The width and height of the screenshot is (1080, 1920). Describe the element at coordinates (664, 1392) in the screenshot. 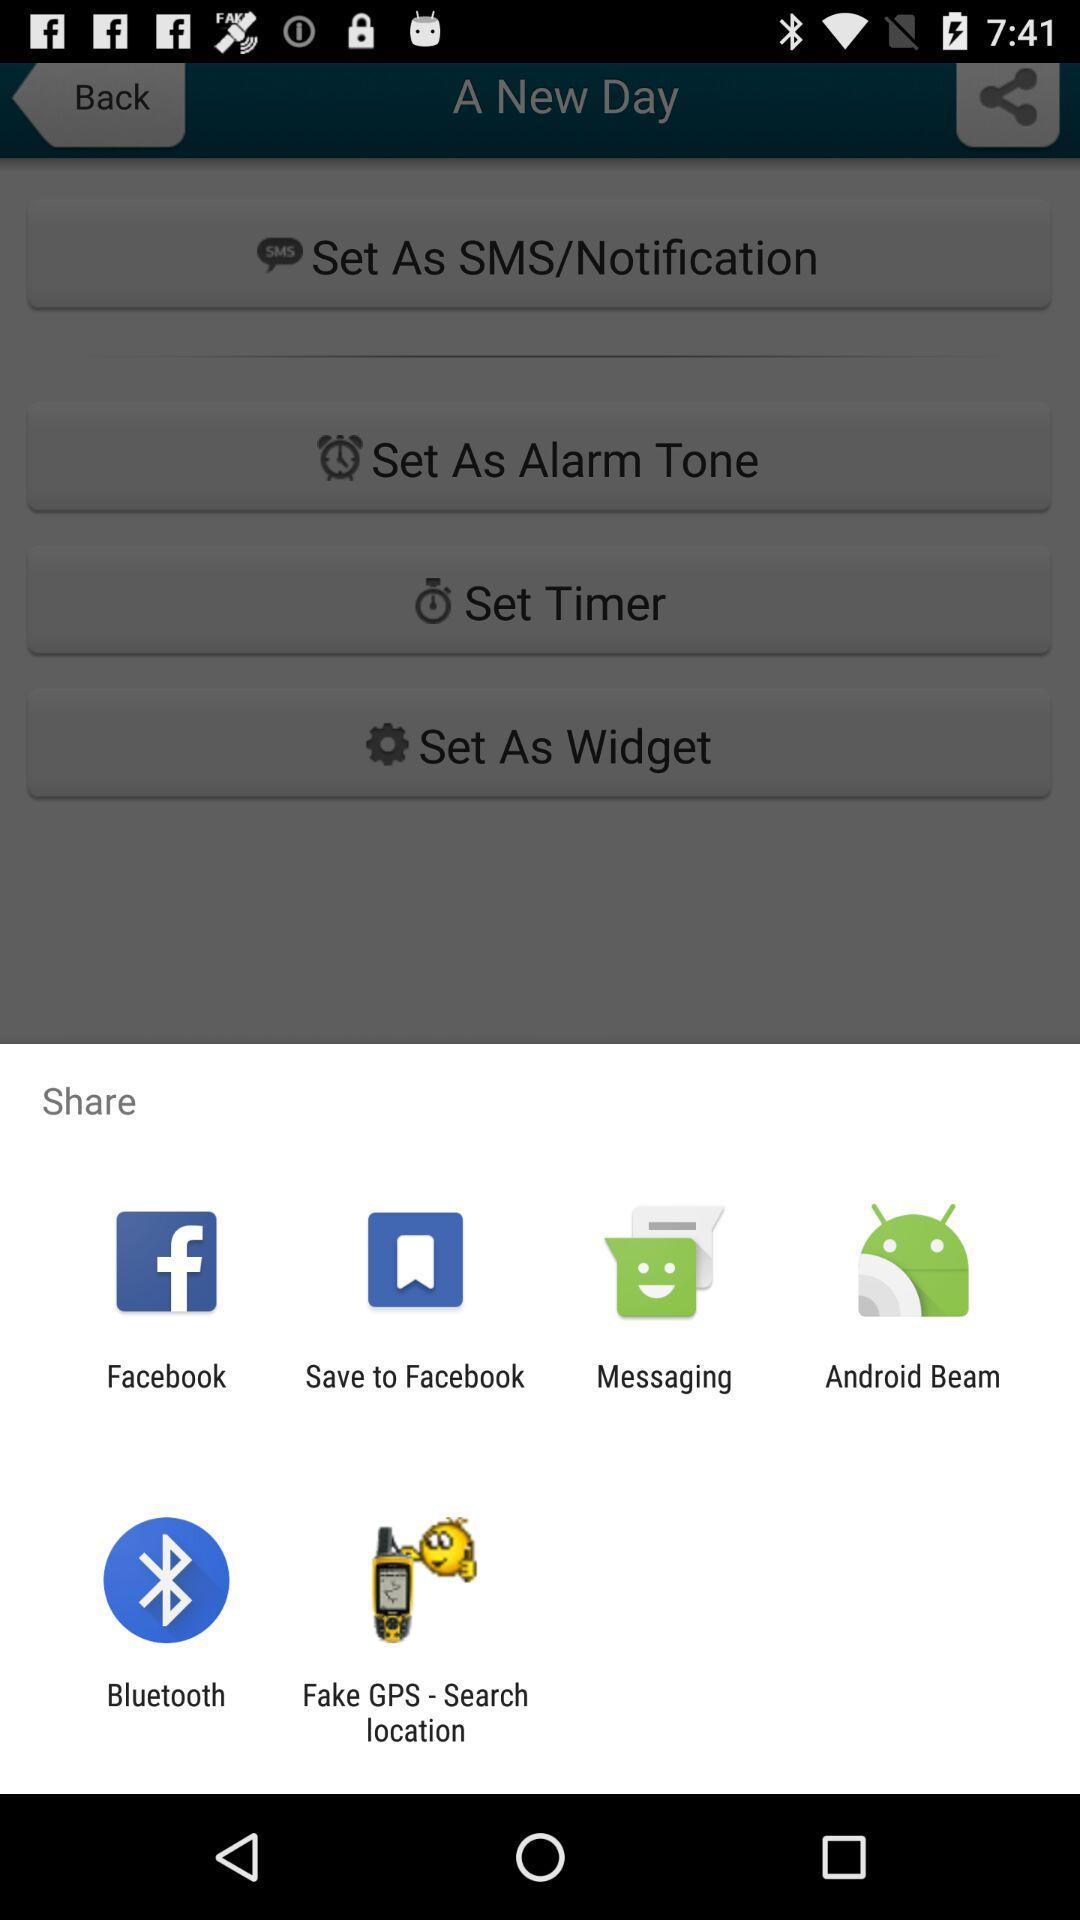

I see `the item to the left of android beam` at that location.